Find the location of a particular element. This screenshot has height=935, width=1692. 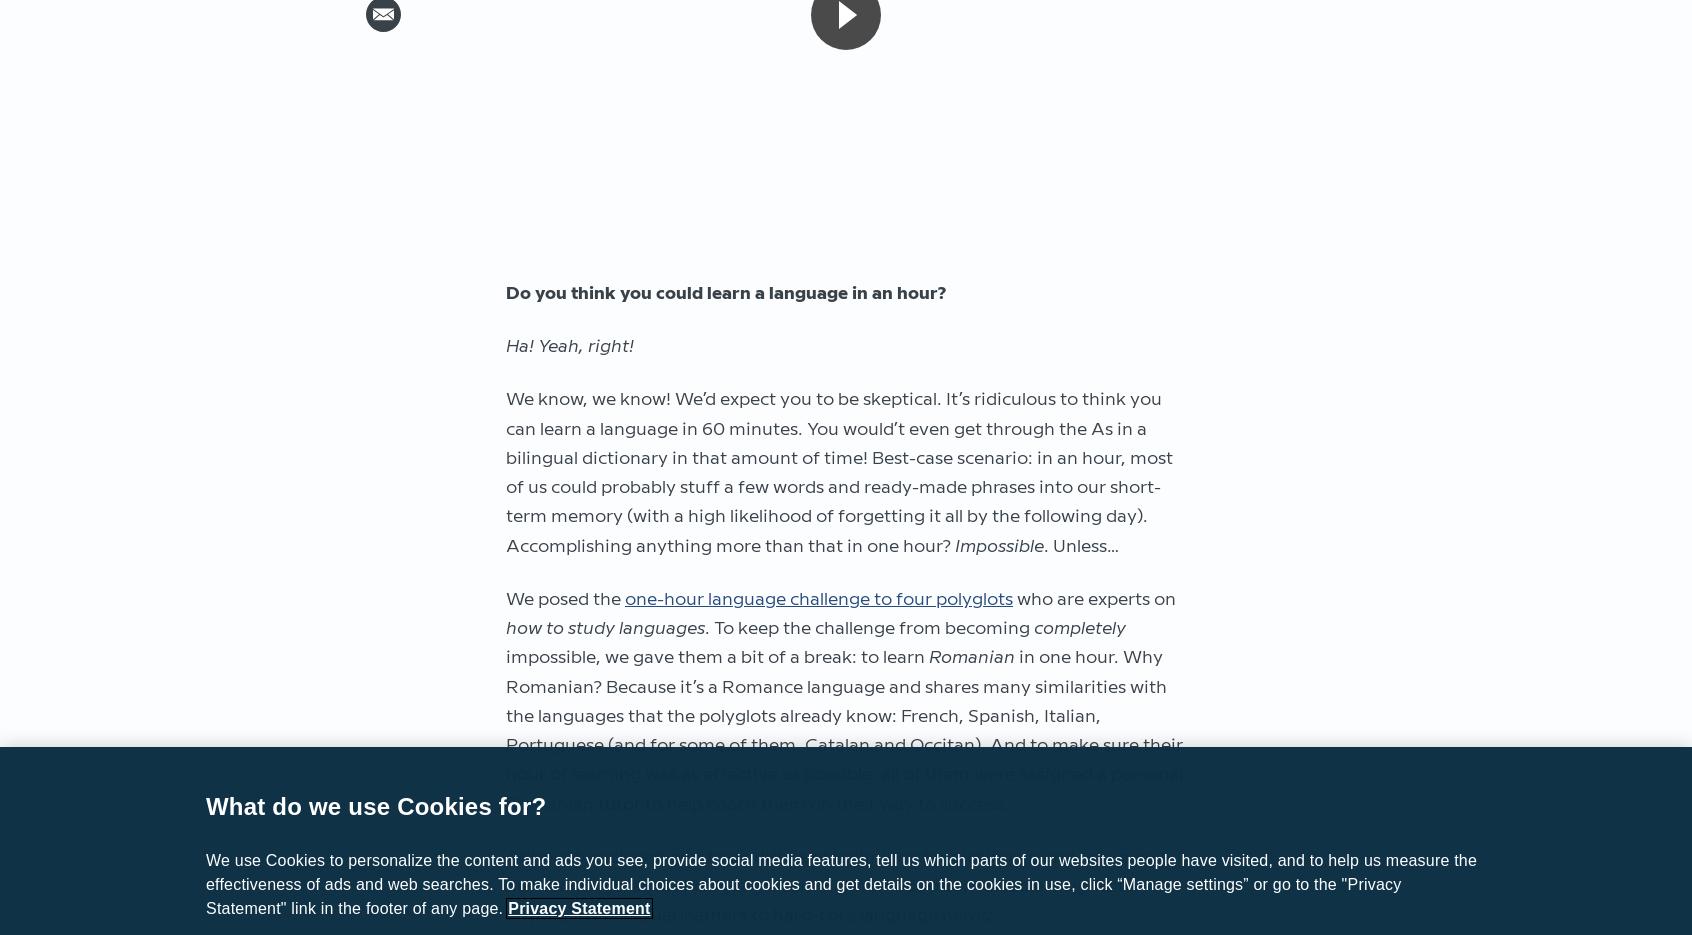

'how to study languages' is located at coordinates (506, 627).